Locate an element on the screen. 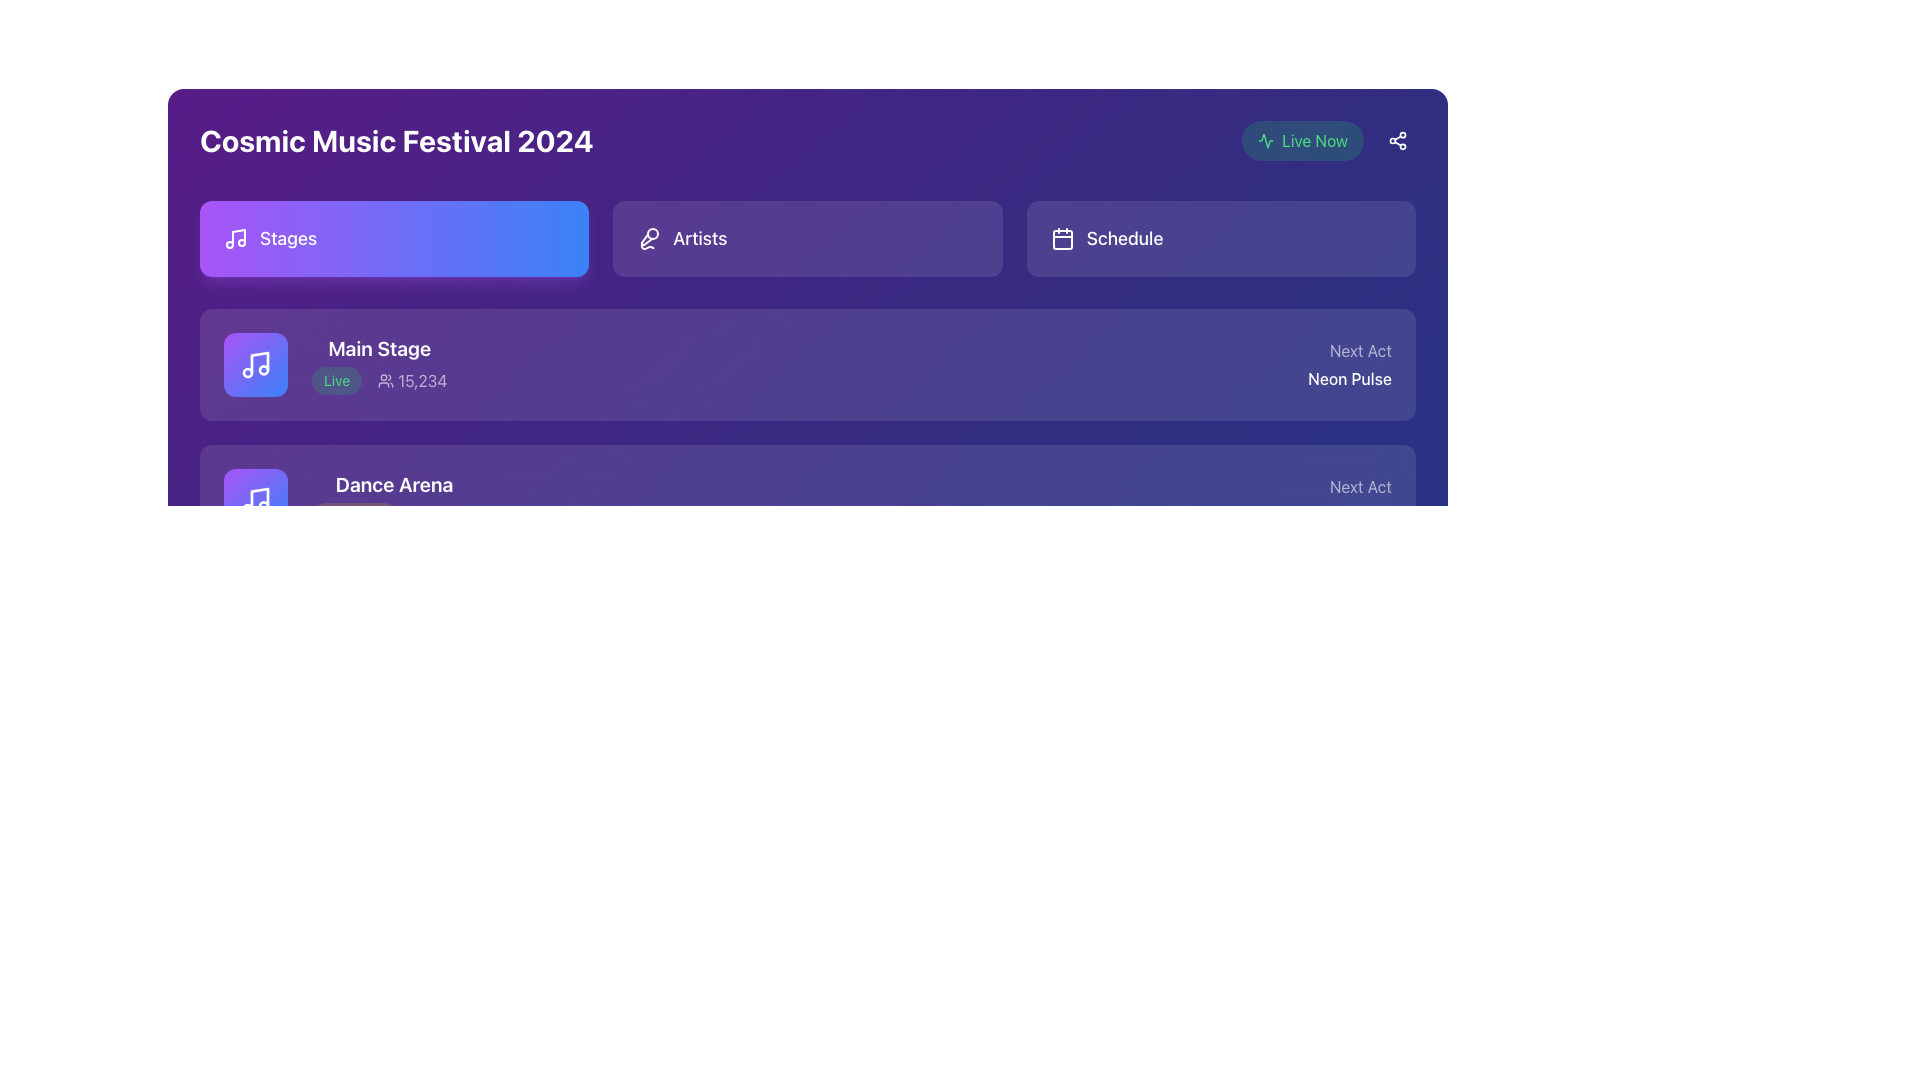  the static text label 'Next Act' located in the top-right part of the 'Main Stage' section, which precedes the text 'Neon Pulse' is located at coordinates (1350, 350).